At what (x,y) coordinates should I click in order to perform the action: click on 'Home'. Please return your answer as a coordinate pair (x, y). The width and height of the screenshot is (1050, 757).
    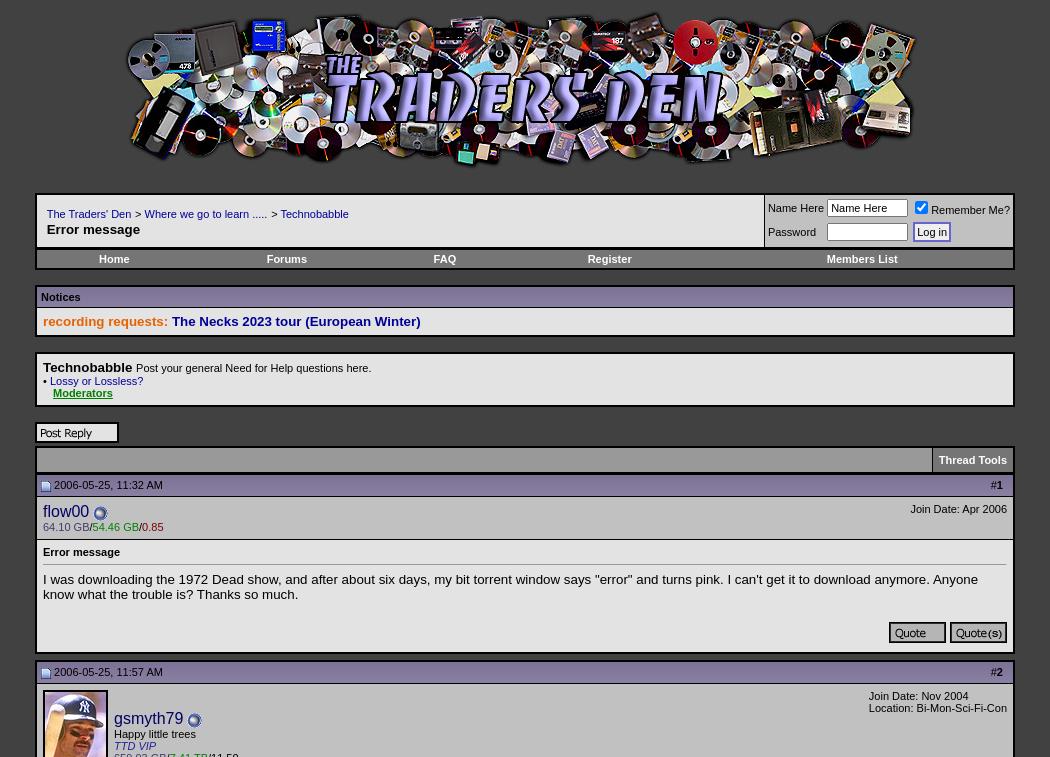
    Looking at the image, I should click on (113, 257).